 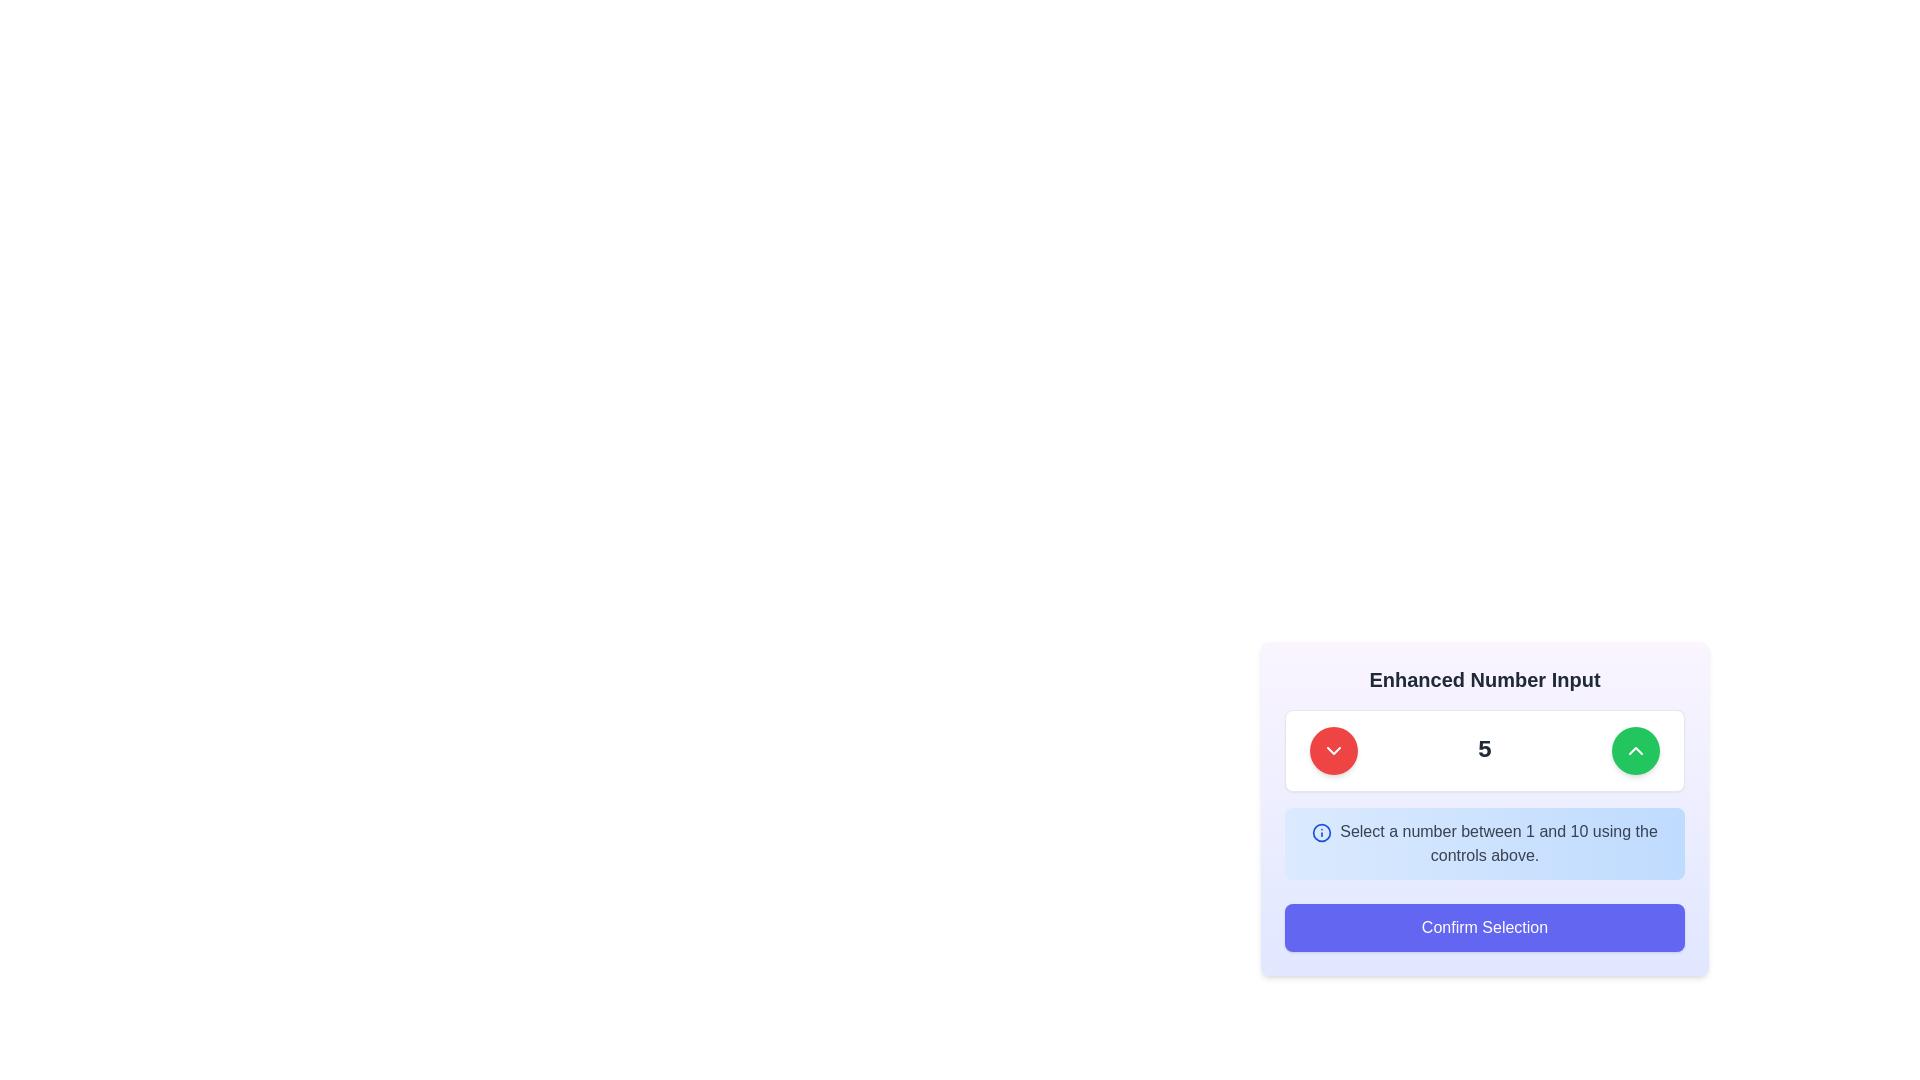 I want to click on text label providing instructions for using the associated number input controls, which is located within a blue gradient box below the number input controls labeled 5, positioned to the right of an information icon, so click(x=1498, y=843).